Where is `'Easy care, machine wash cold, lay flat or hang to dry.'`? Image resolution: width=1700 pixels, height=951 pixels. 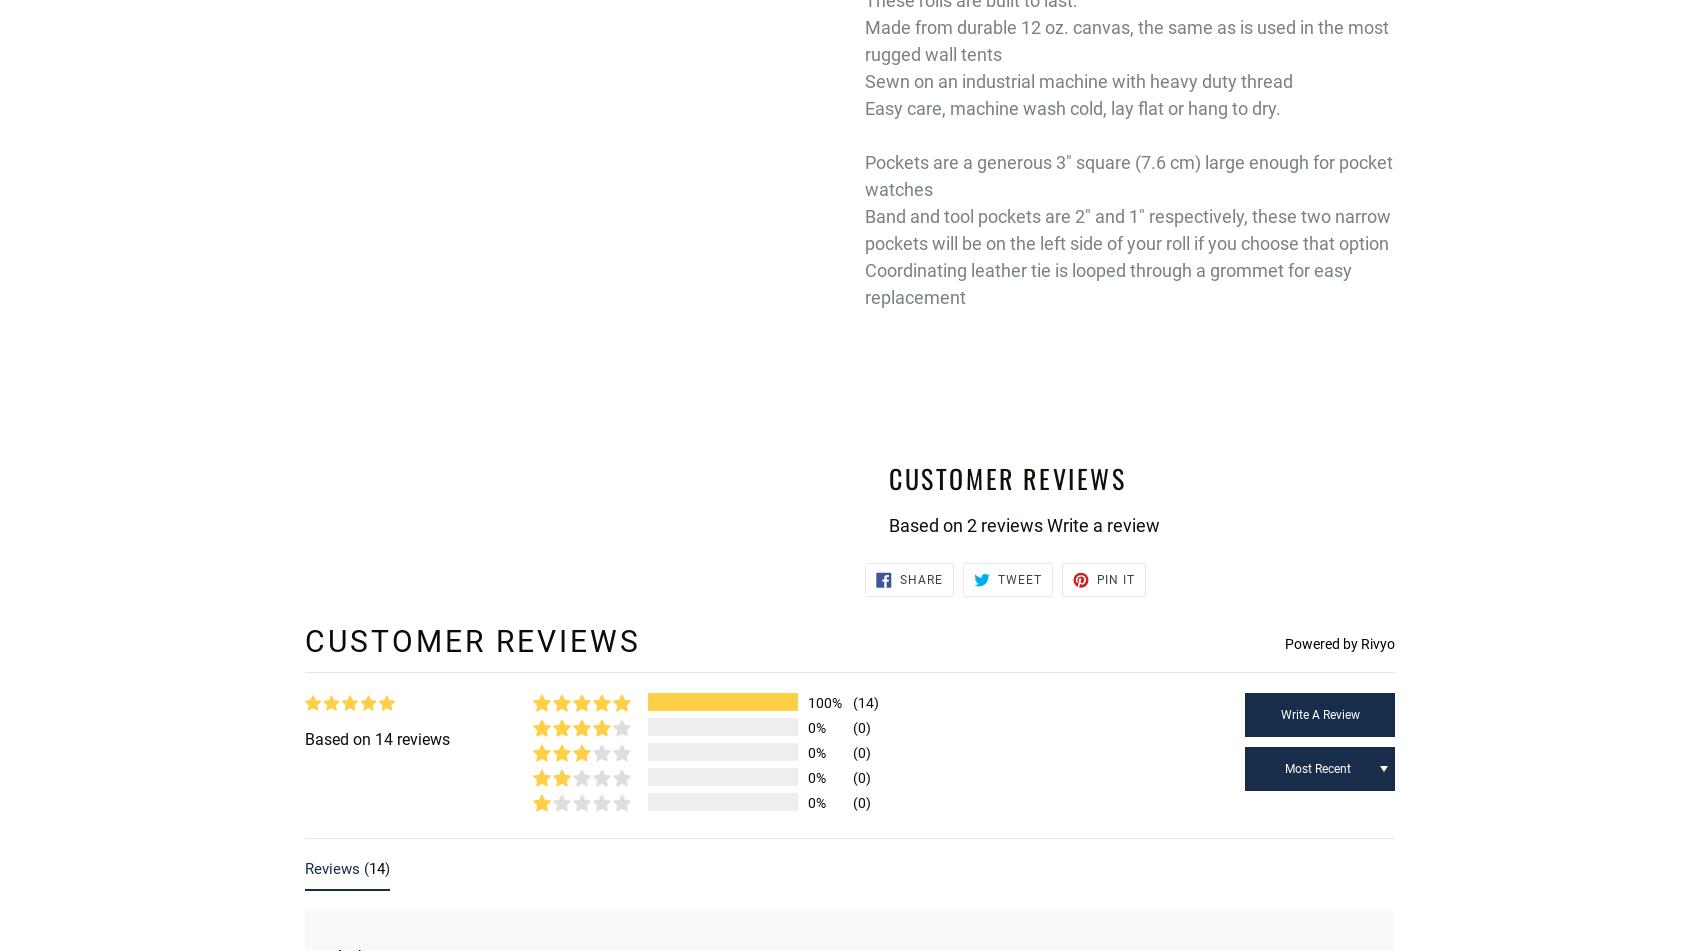 'Easy care, machine wash cold, lay flat or hang to dry.' is located at coordinates (1073, 108).